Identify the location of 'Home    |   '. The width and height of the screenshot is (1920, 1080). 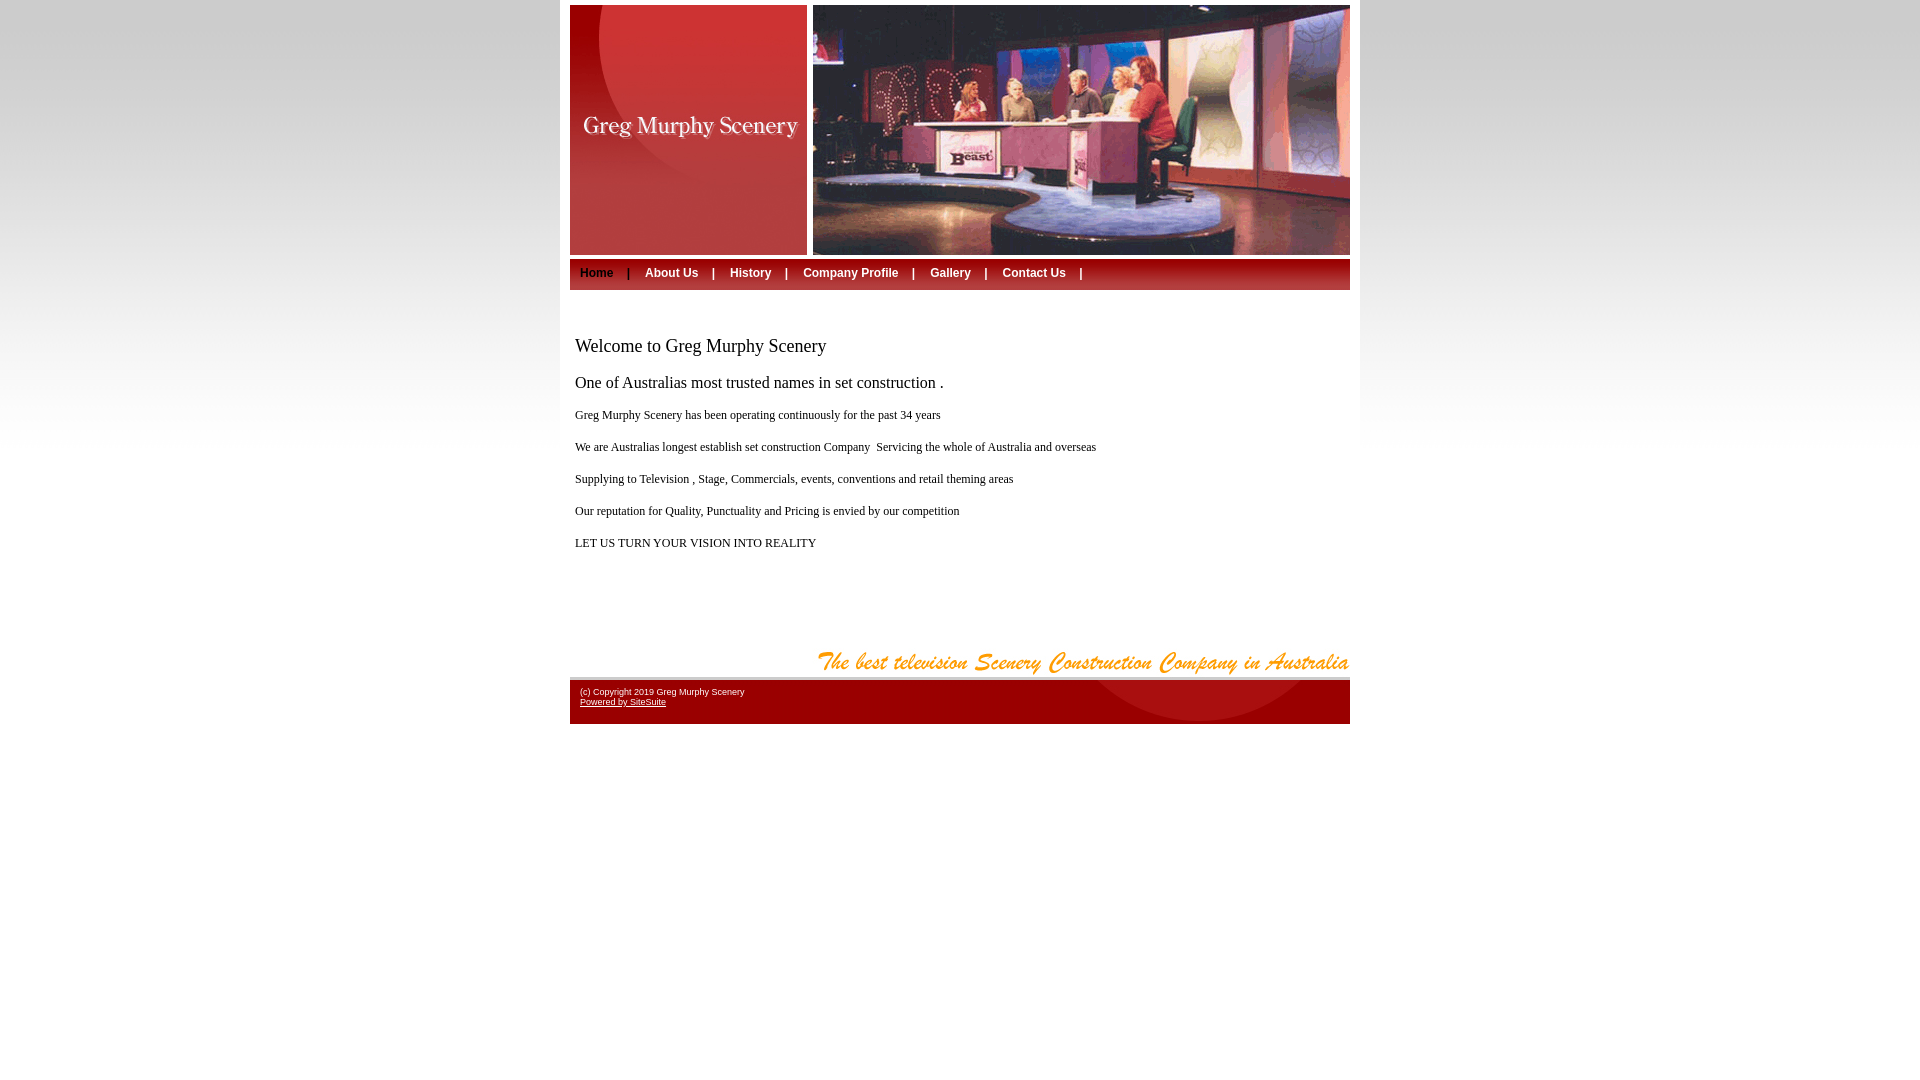
(606, 273).